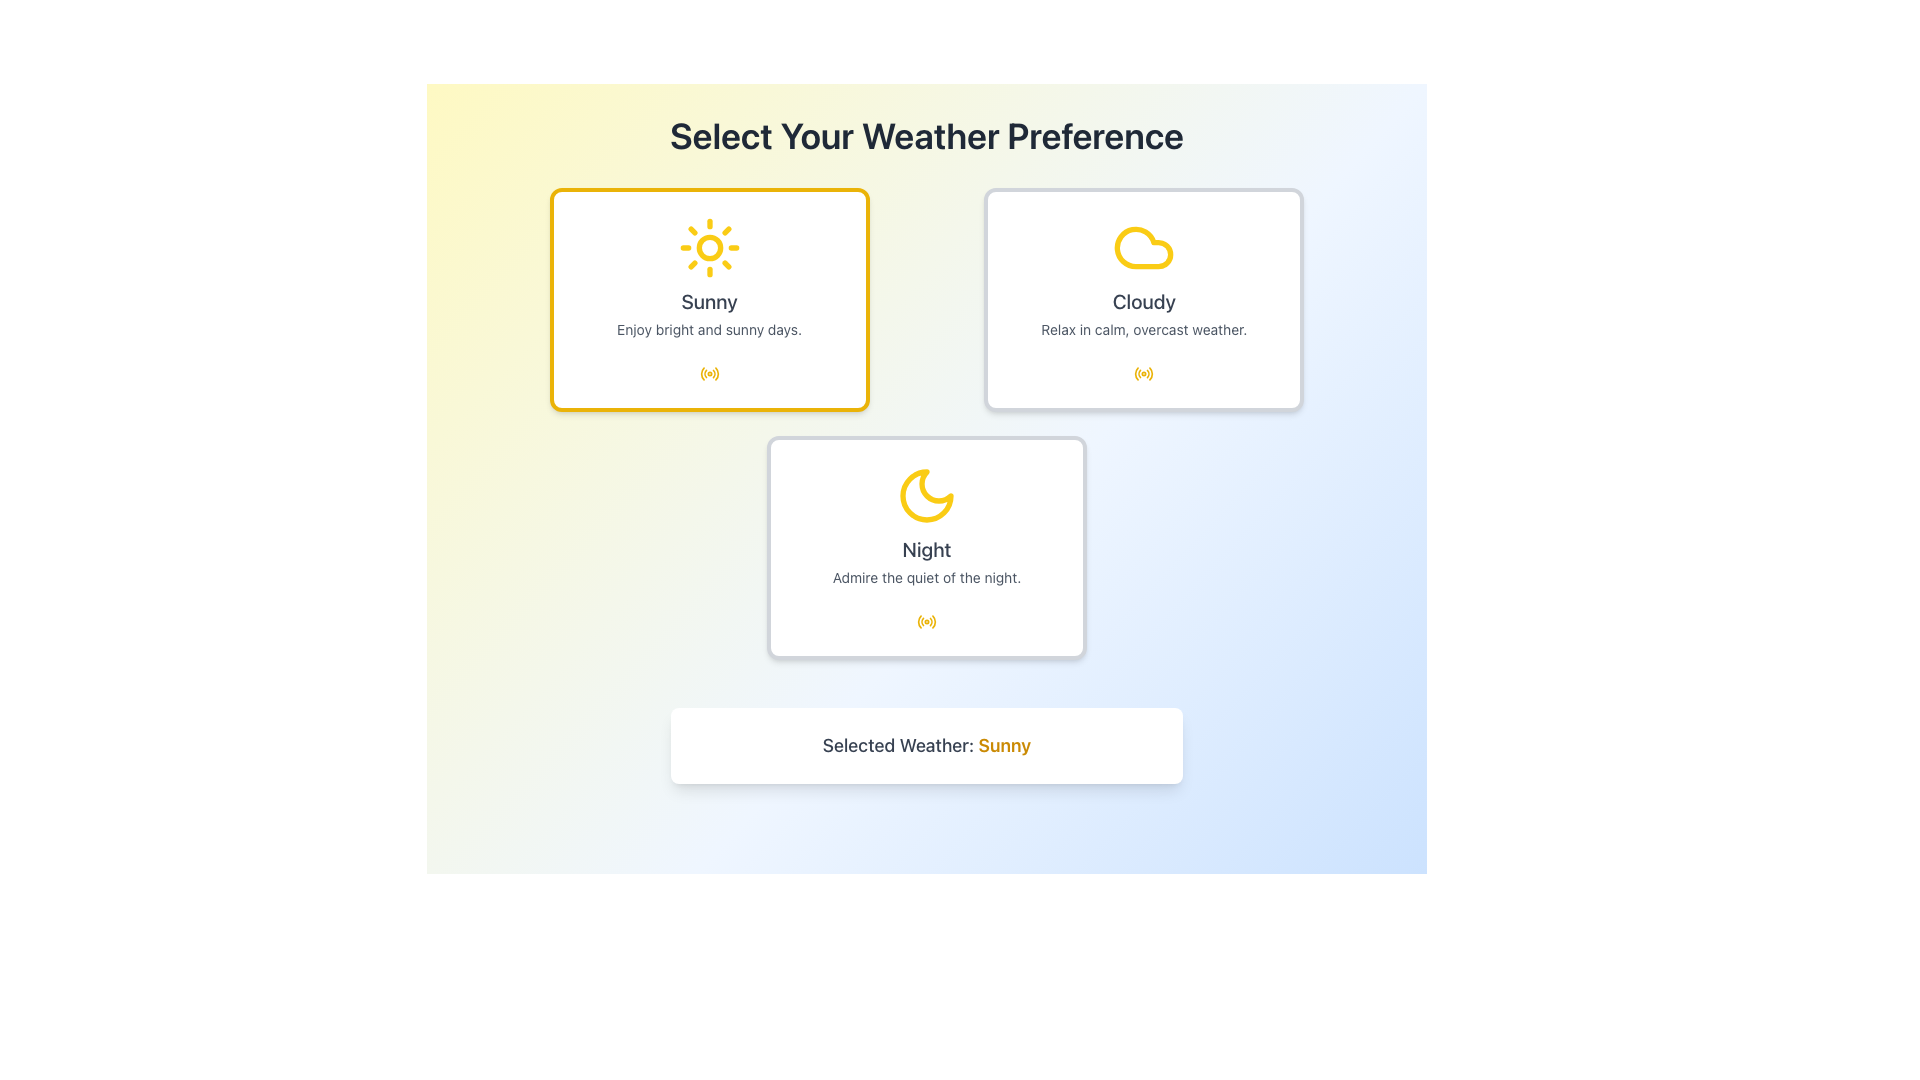  I want to click on the text line that reads 'Relax in calm, overcast weather.' which is the second text line in the 'Cloudy' card section located in the top right quadrant of the interface, so click(1144, 329).